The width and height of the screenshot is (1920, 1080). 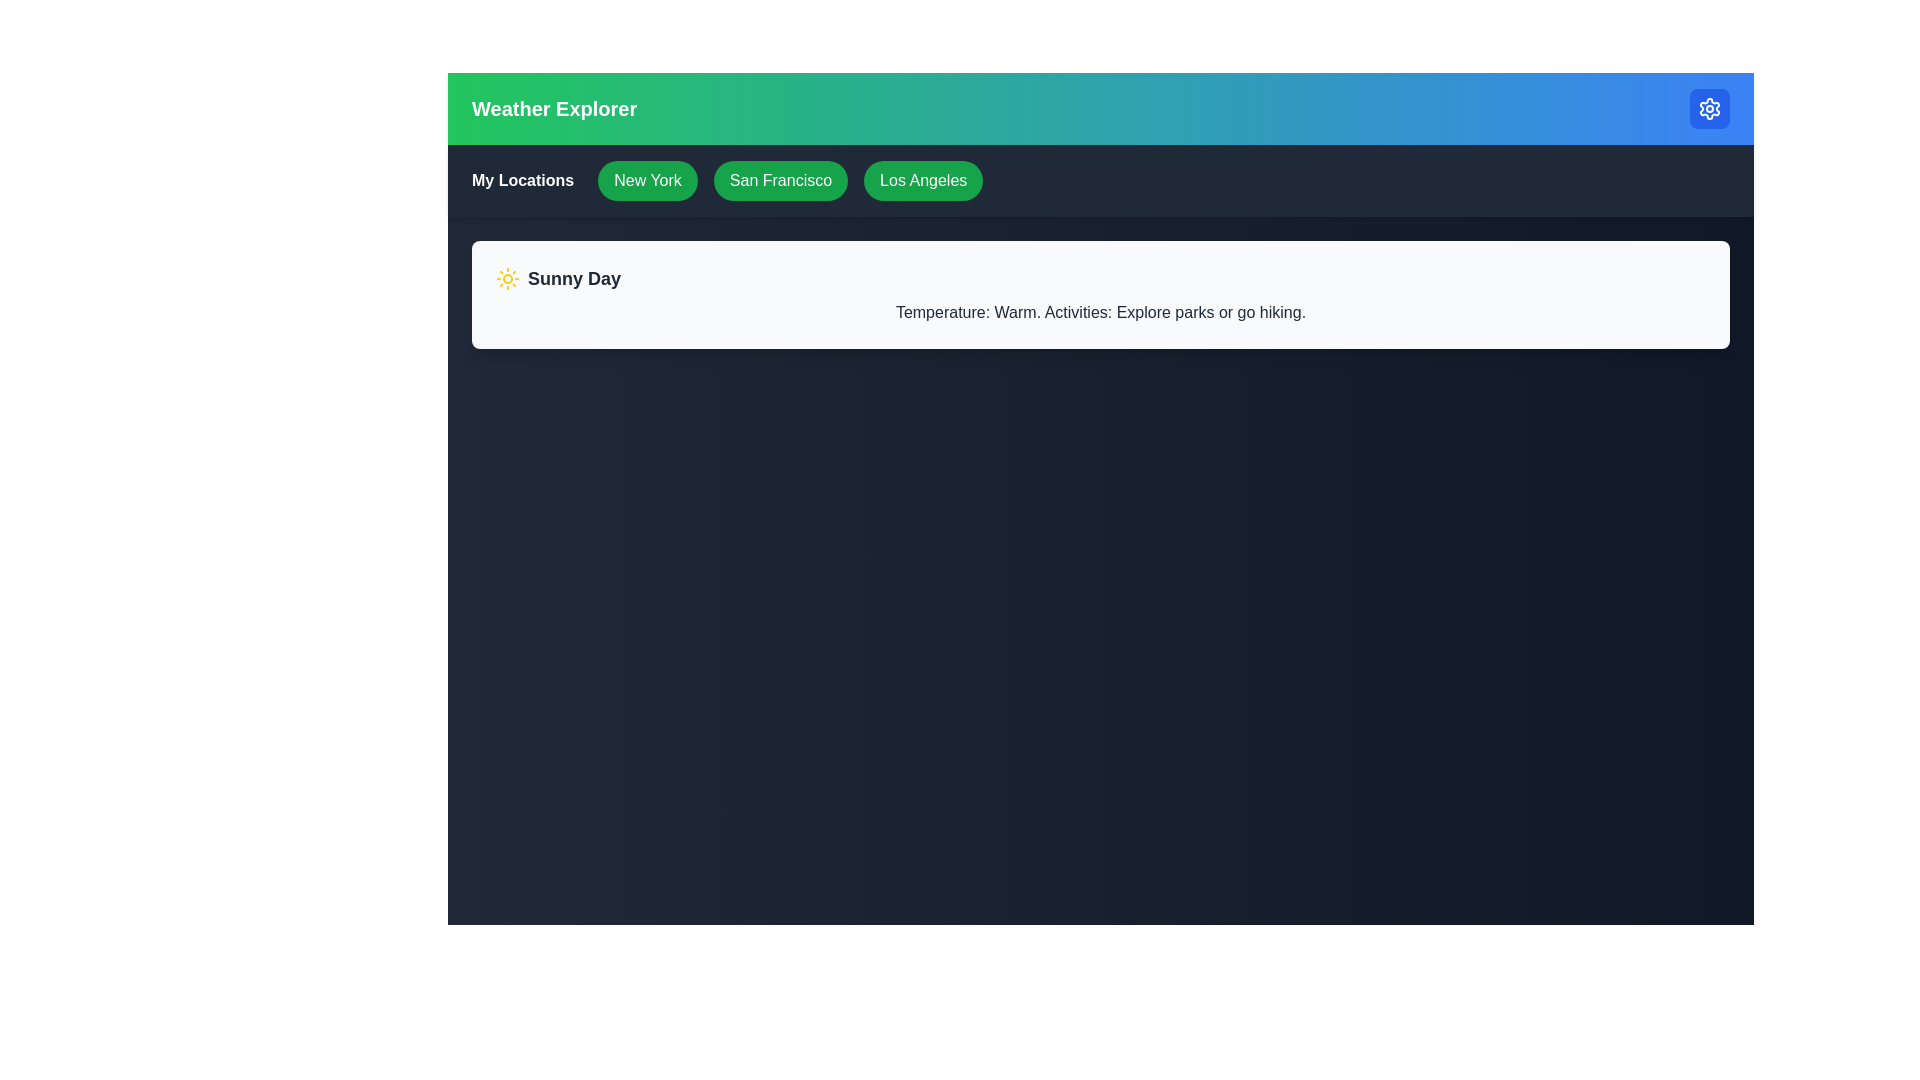 What do you see at coordinates (1708, 108) in the screenshot?
I see `the settings button to toggle the settings menu visibility` at bounding box center [1708, 108].